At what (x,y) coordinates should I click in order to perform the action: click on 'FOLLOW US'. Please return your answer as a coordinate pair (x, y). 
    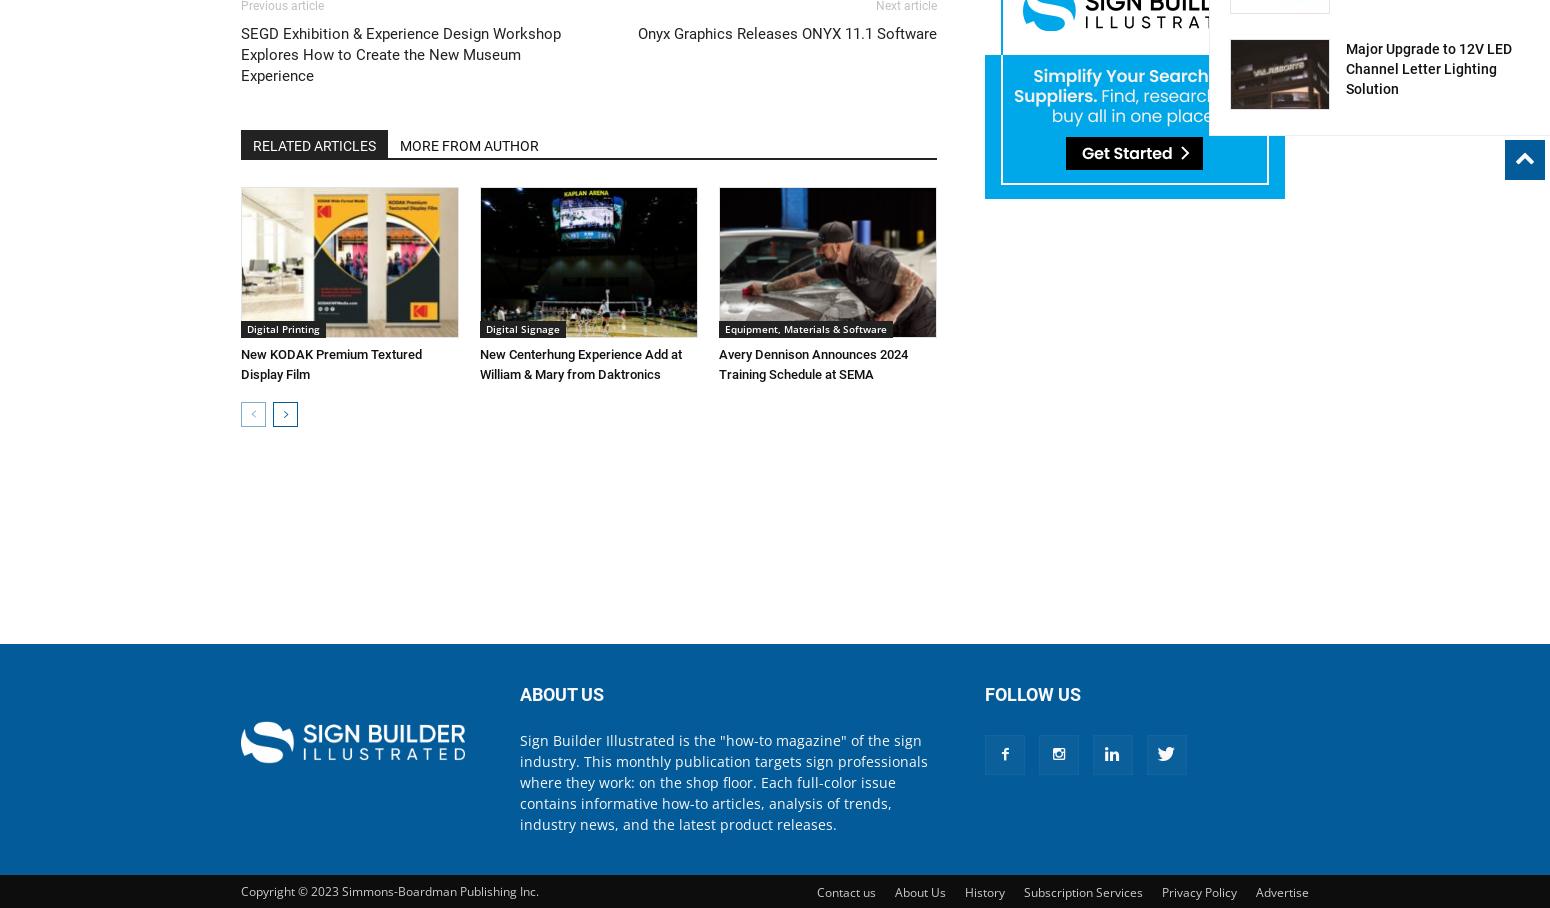
    Looking at the image, I should click on (1033, 693).